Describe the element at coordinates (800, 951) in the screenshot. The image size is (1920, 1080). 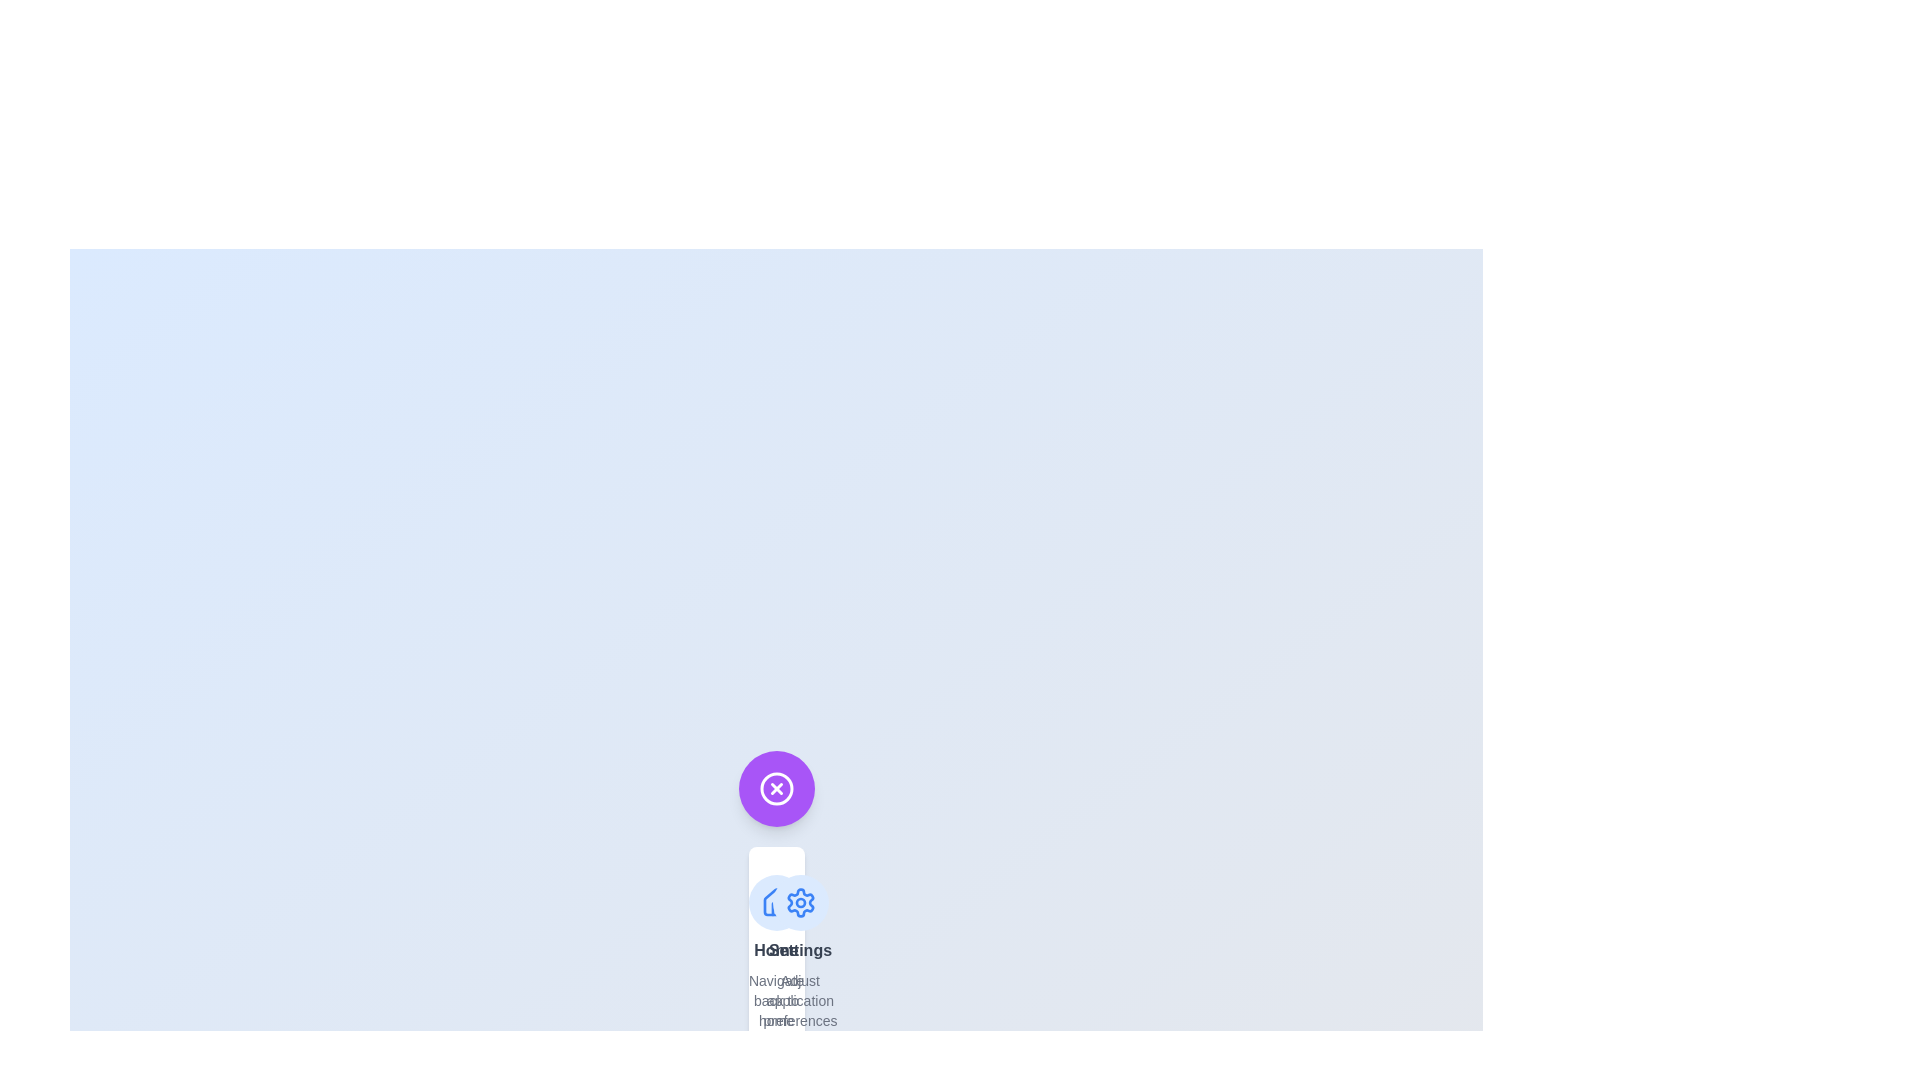
I see `the menu option labeled Settings` at that location.